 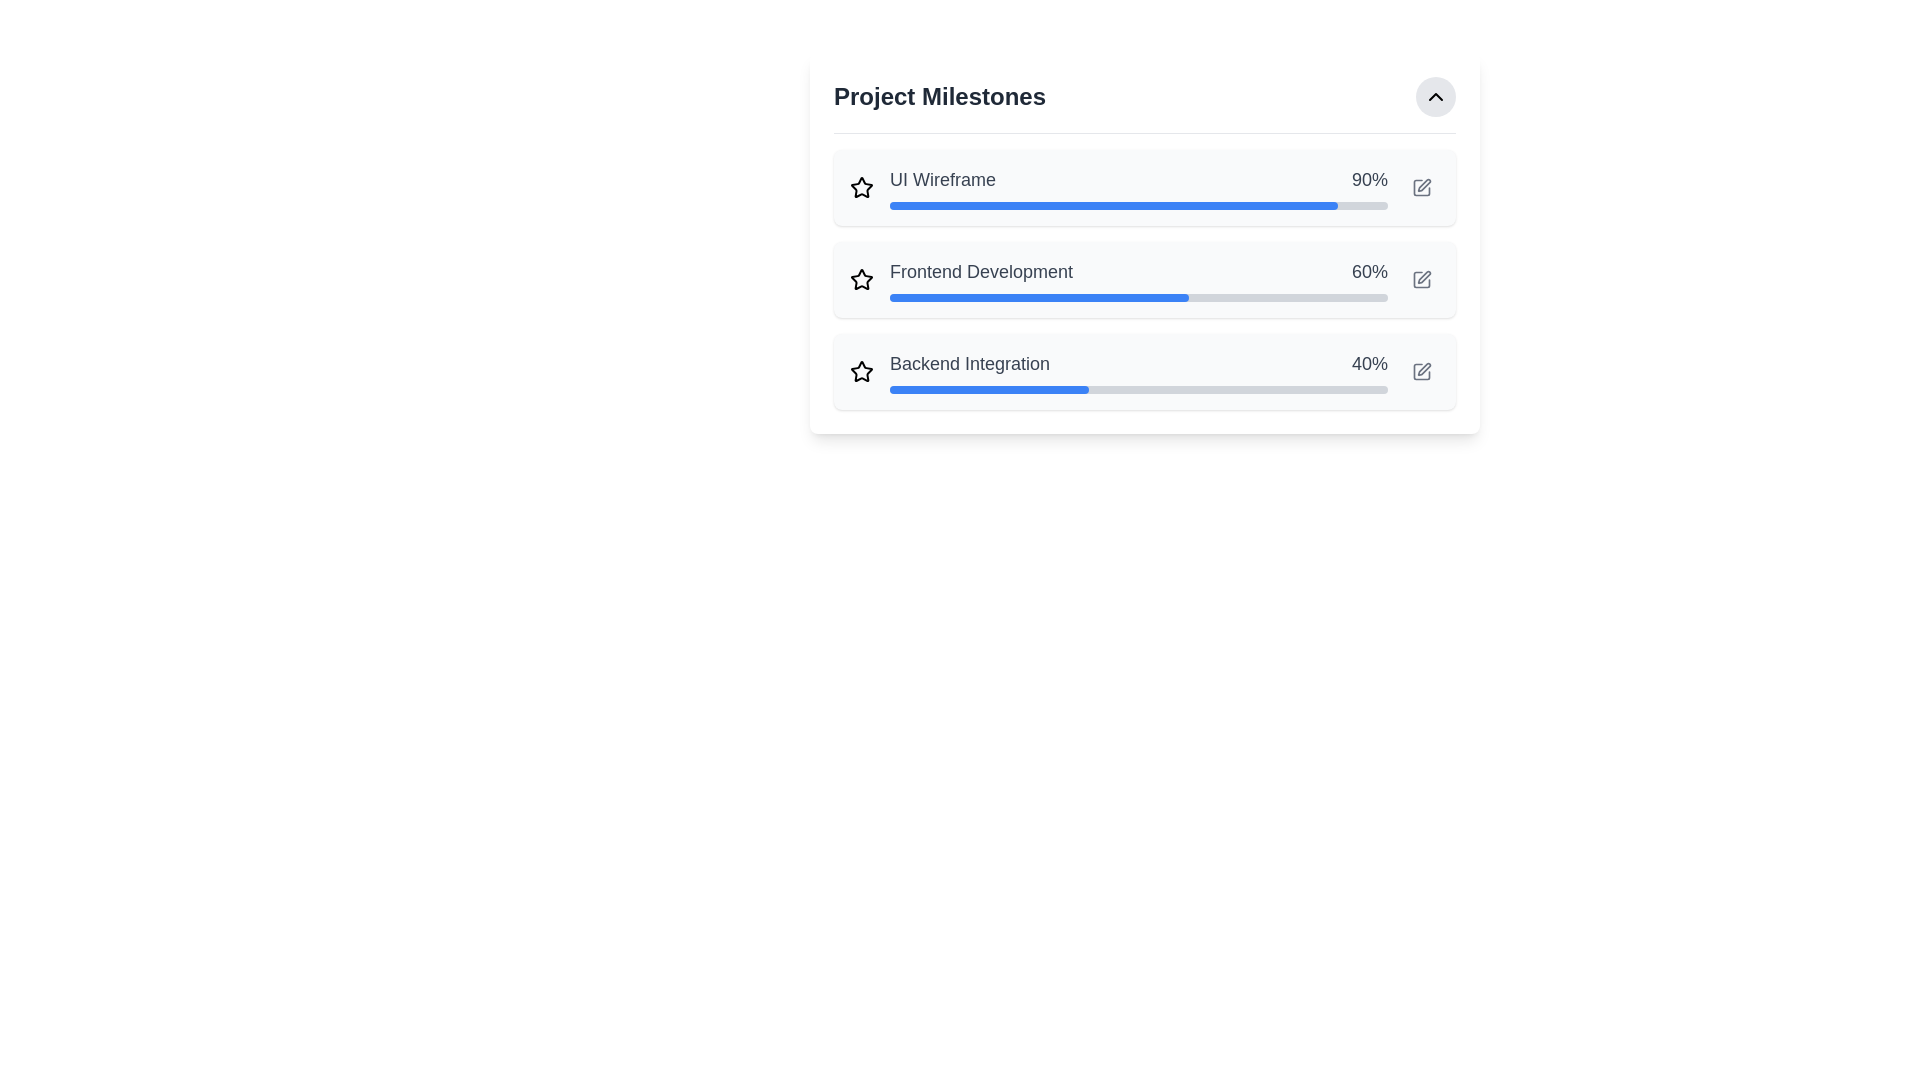 I want to click on the star button, so click(x=862, y=280).